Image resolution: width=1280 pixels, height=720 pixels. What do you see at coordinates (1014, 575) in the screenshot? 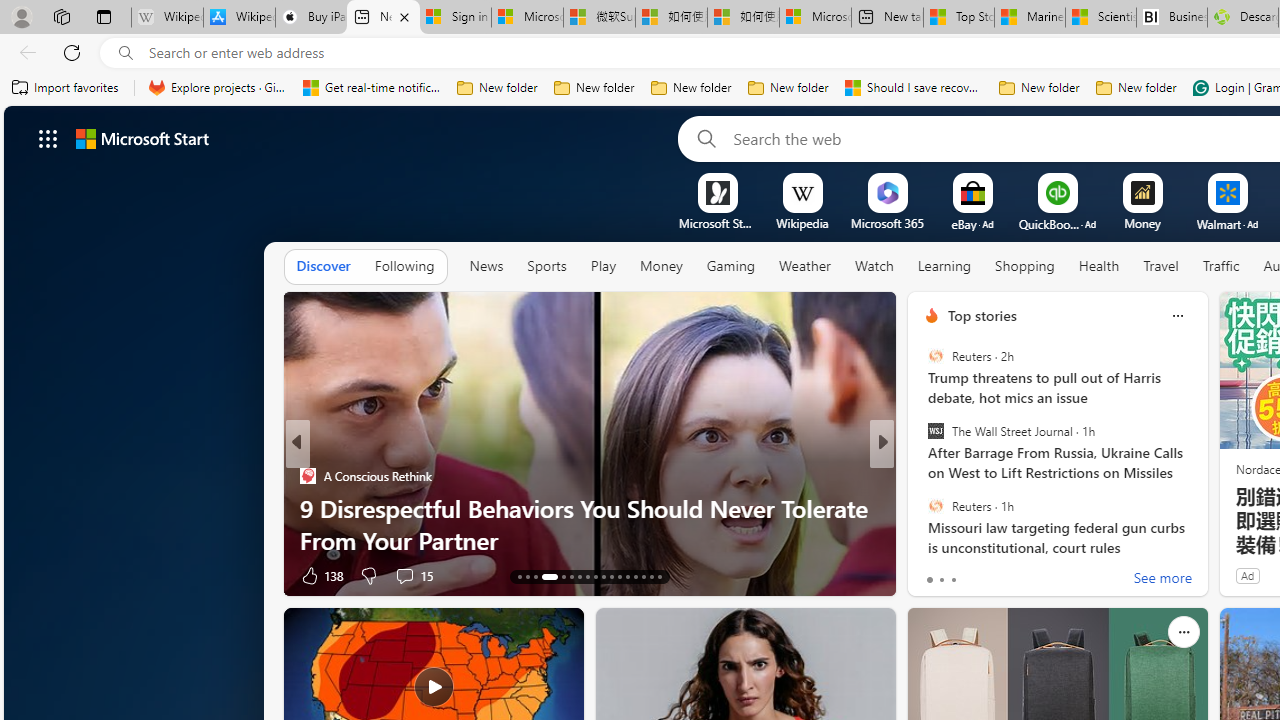
I see `'View comments 35 Comment'` at bounding box center [1014, 575].